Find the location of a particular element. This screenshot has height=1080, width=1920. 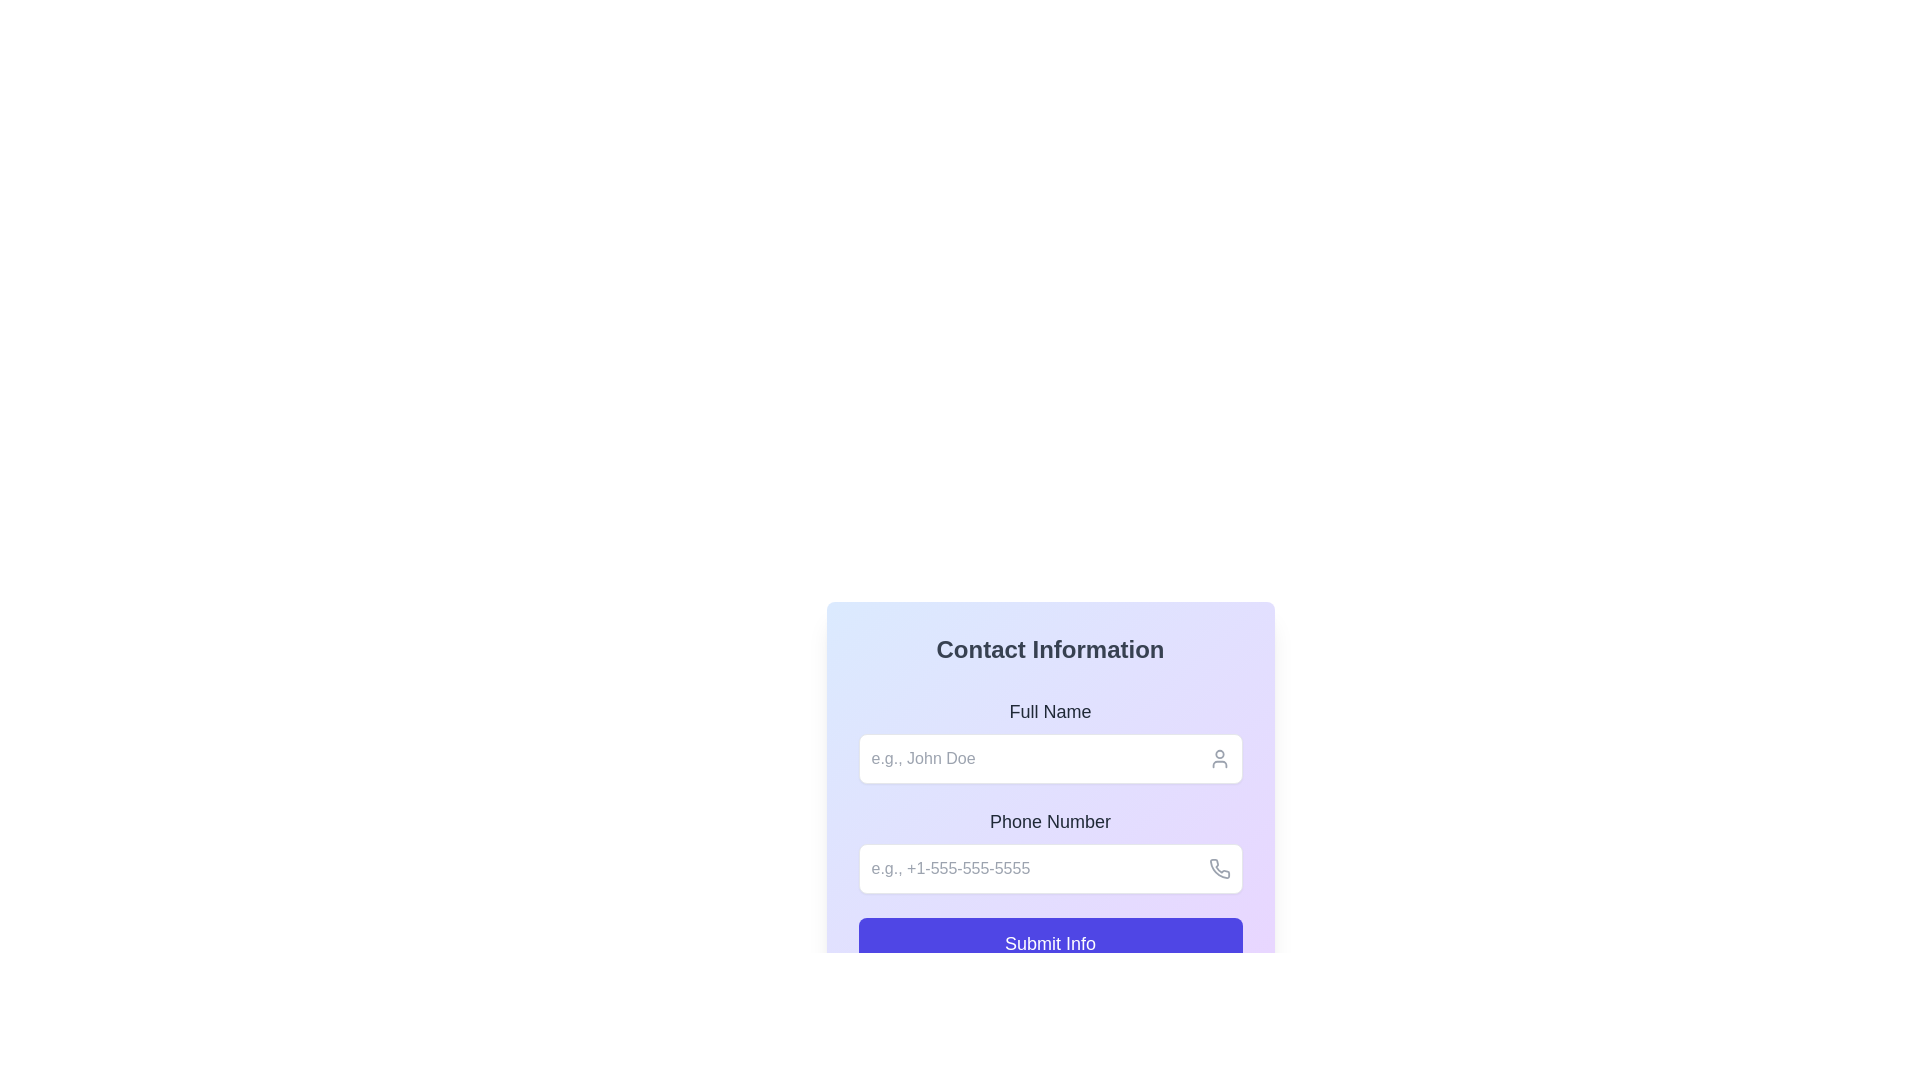

the 'Phone Number' input field to focus it for user input is located at coordinates (1049, 851).